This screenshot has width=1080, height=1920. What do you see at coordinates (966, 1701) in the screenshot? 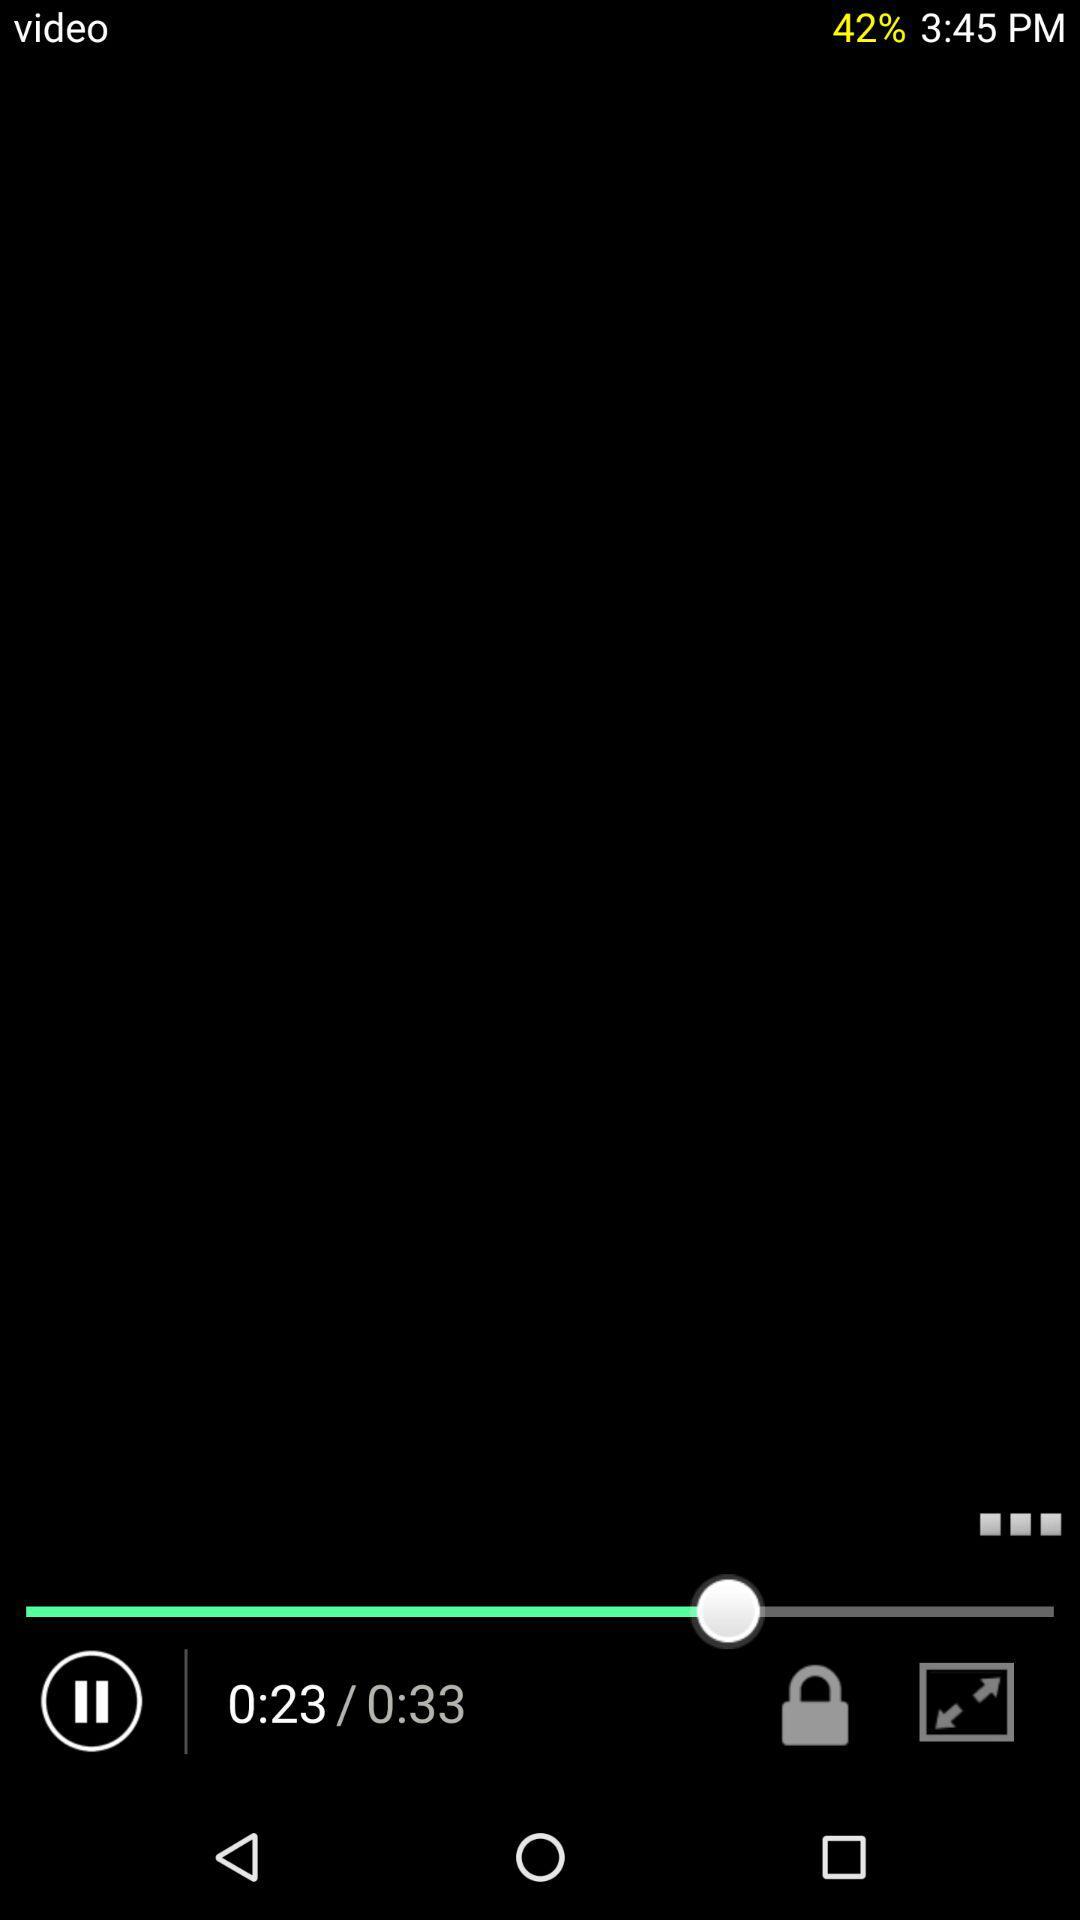
I see `the icon next to the lock icon` at bounding box center [966, 1701].